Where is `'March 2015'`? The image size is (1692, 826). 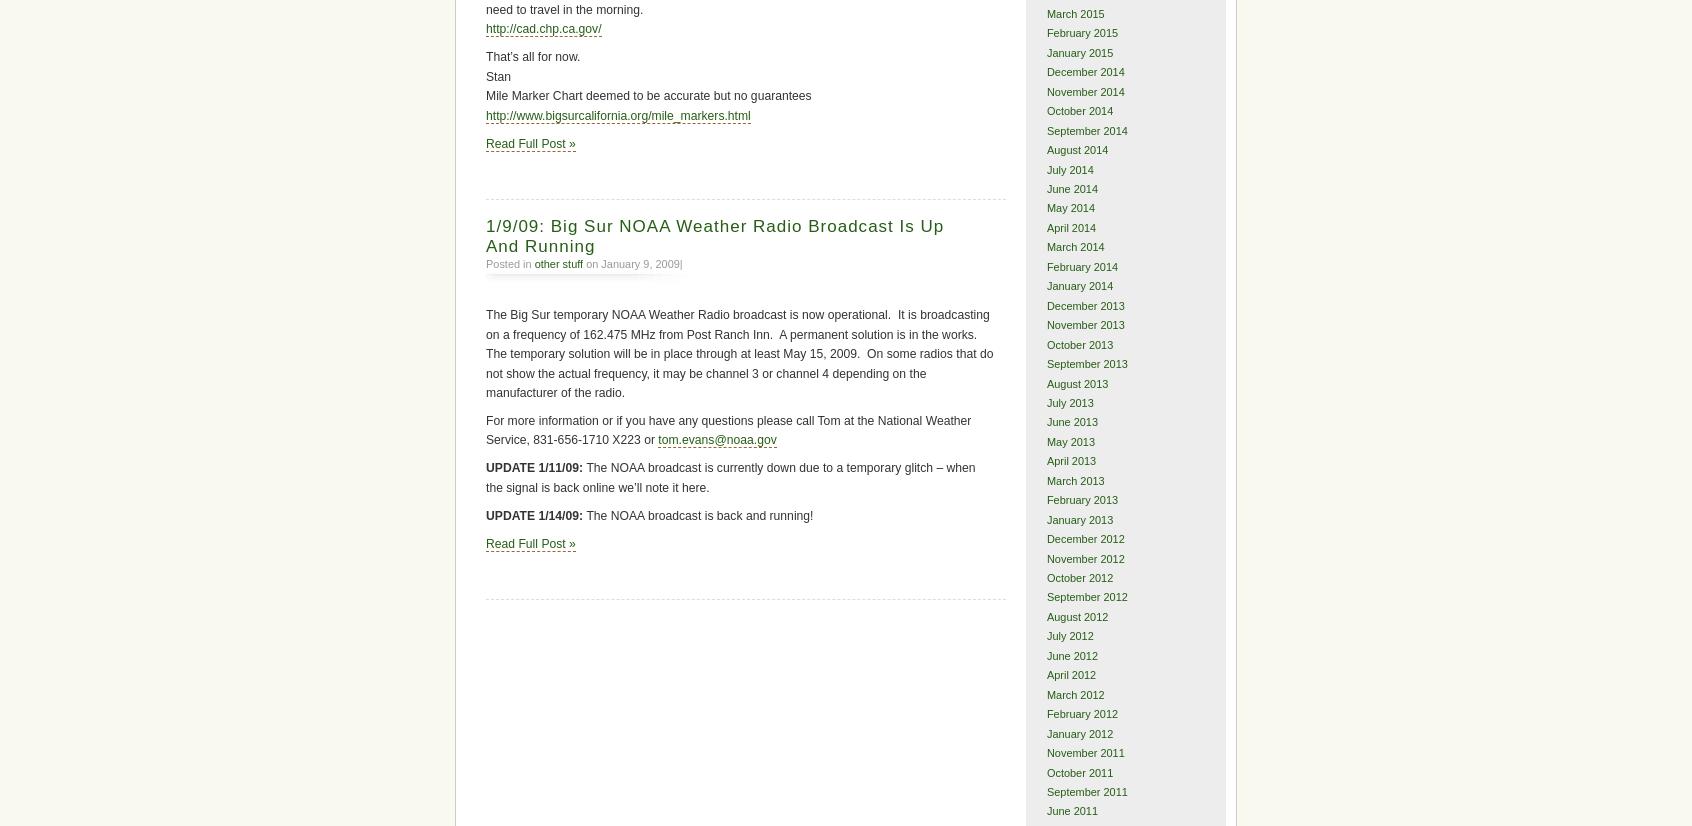
'March 2015' is located at coordinates (1074, 12).